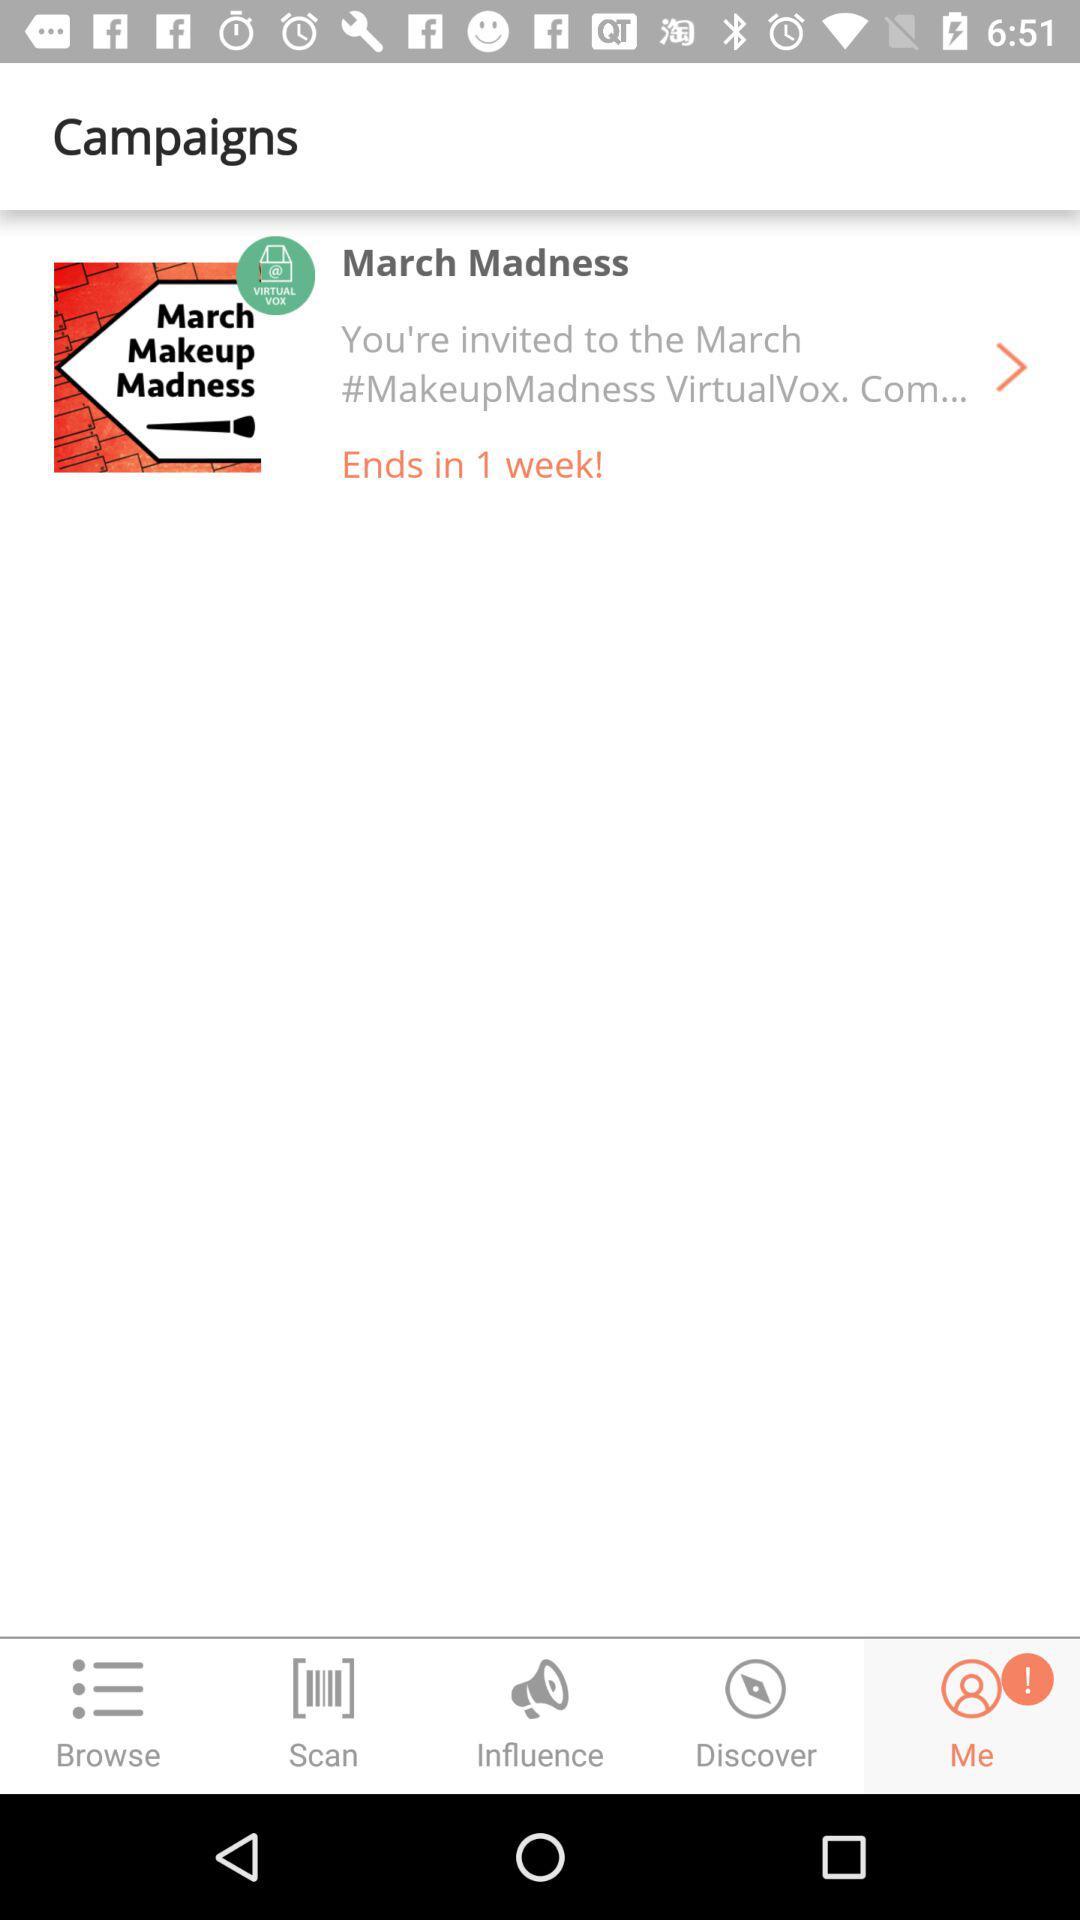 This screenshot has width=1080, height=1920. What do you see at coordinates (485, 260) in the screenshot?
I see `the march madness item` at bounding box center [485, 260].